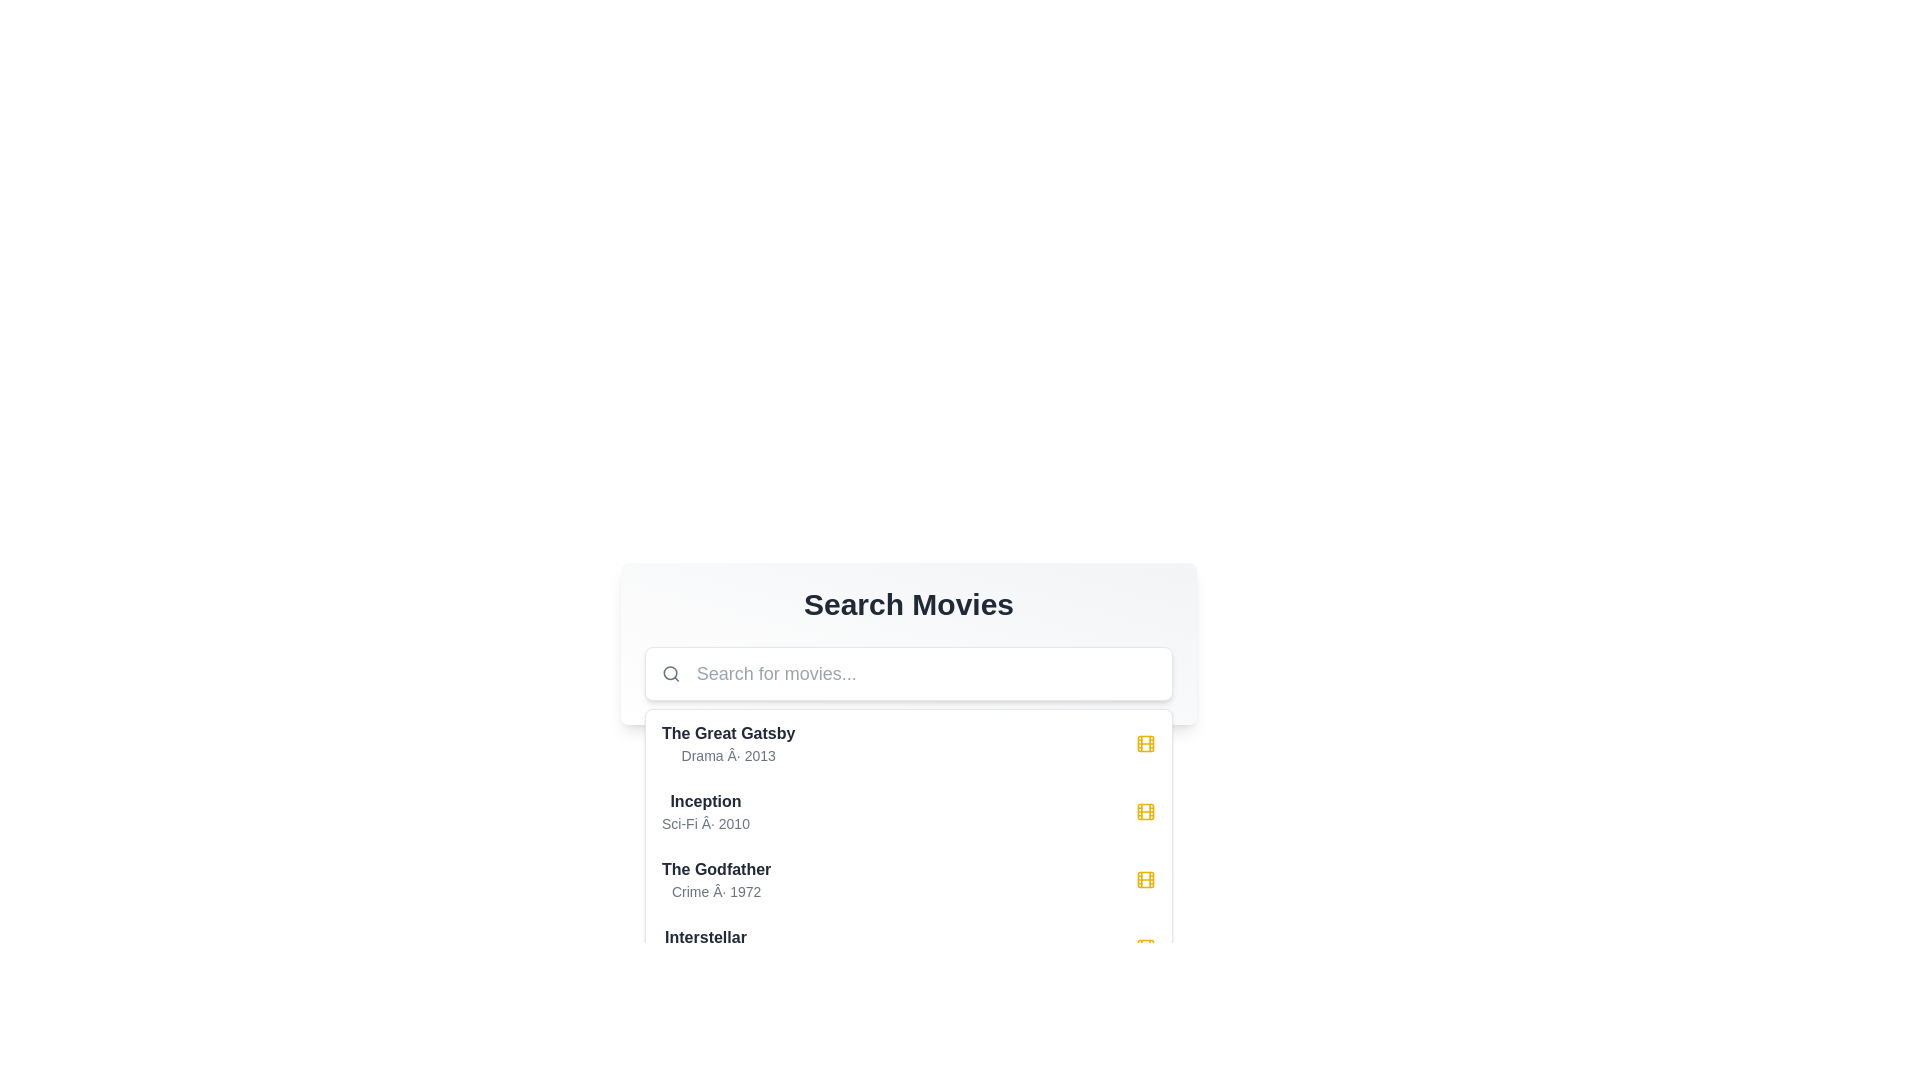  I want to click on the filmstrip icon located at the far right end of the row for 'The Great Gatsby', so click(1146, 744).